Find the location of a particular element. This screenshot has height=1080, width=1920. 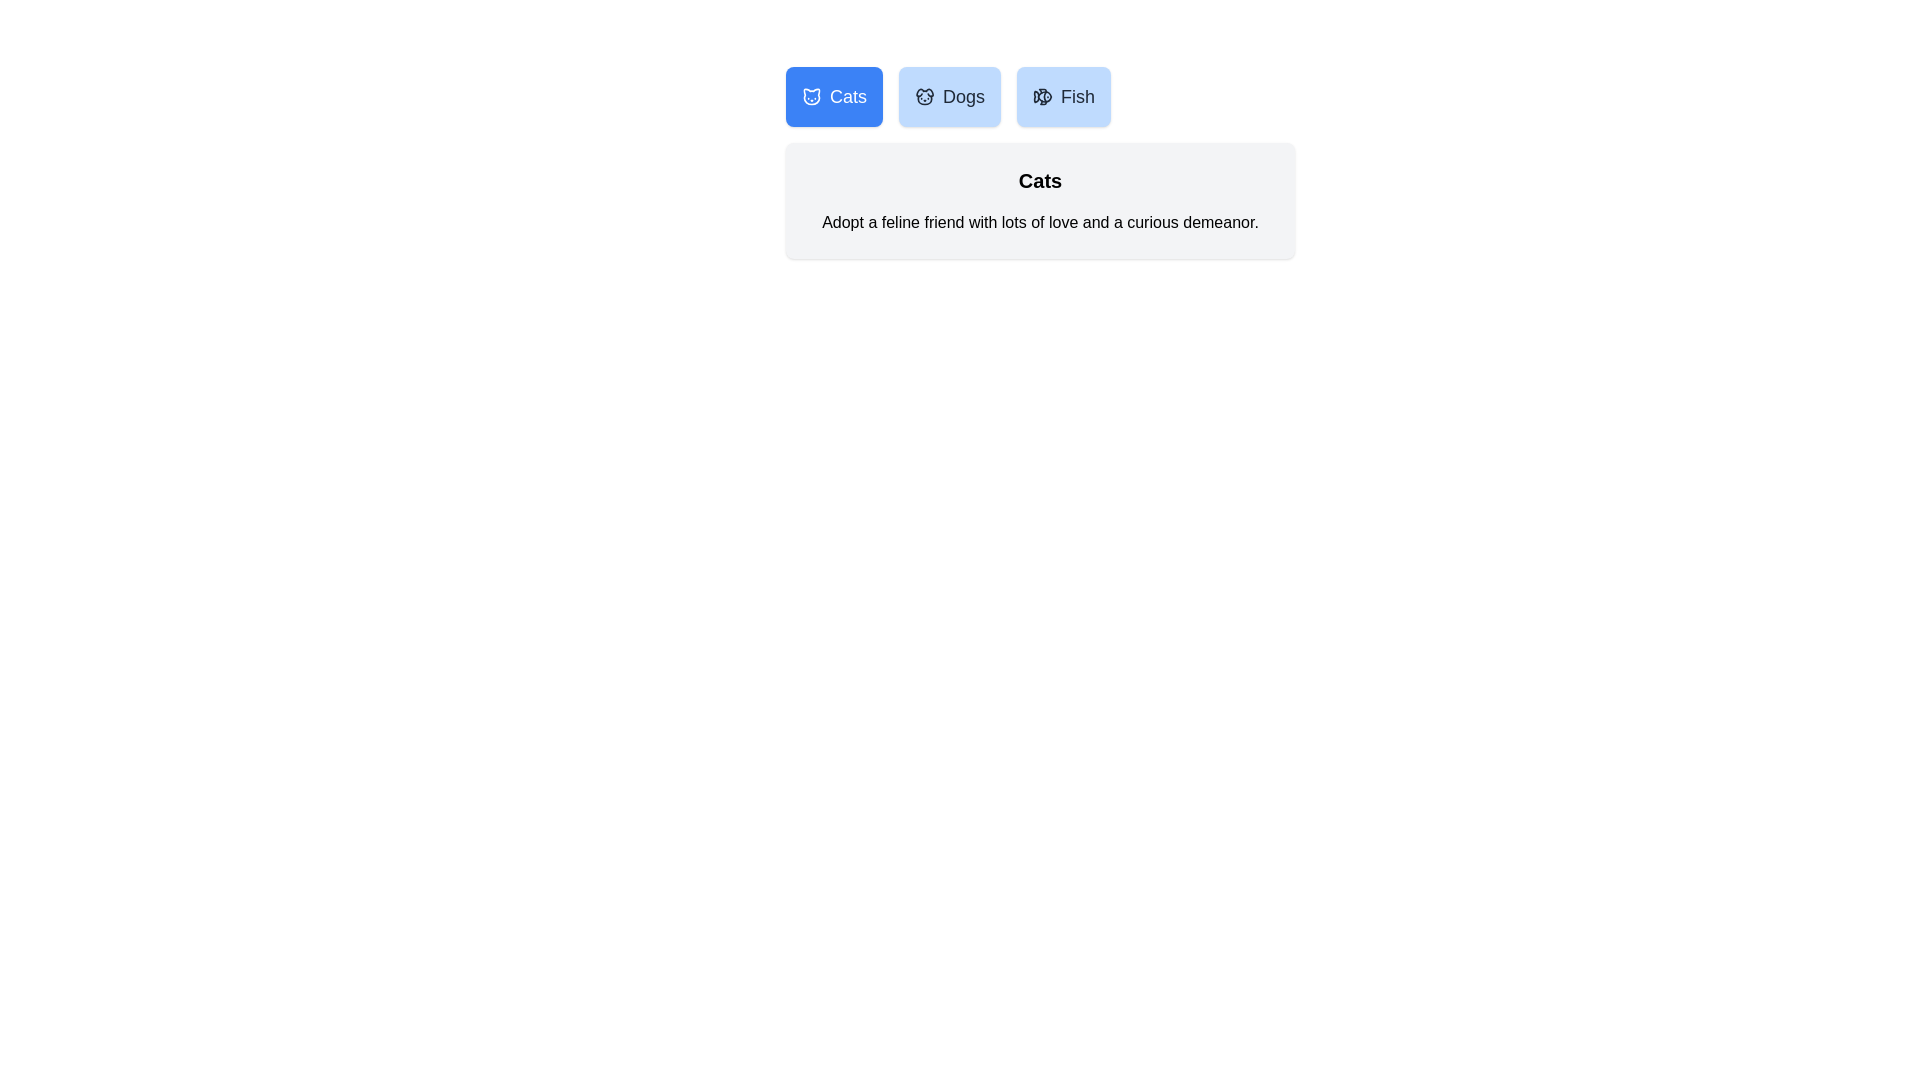

the tab corresponding to Dogs to inspect its icon is located at coordinates (949, 96).